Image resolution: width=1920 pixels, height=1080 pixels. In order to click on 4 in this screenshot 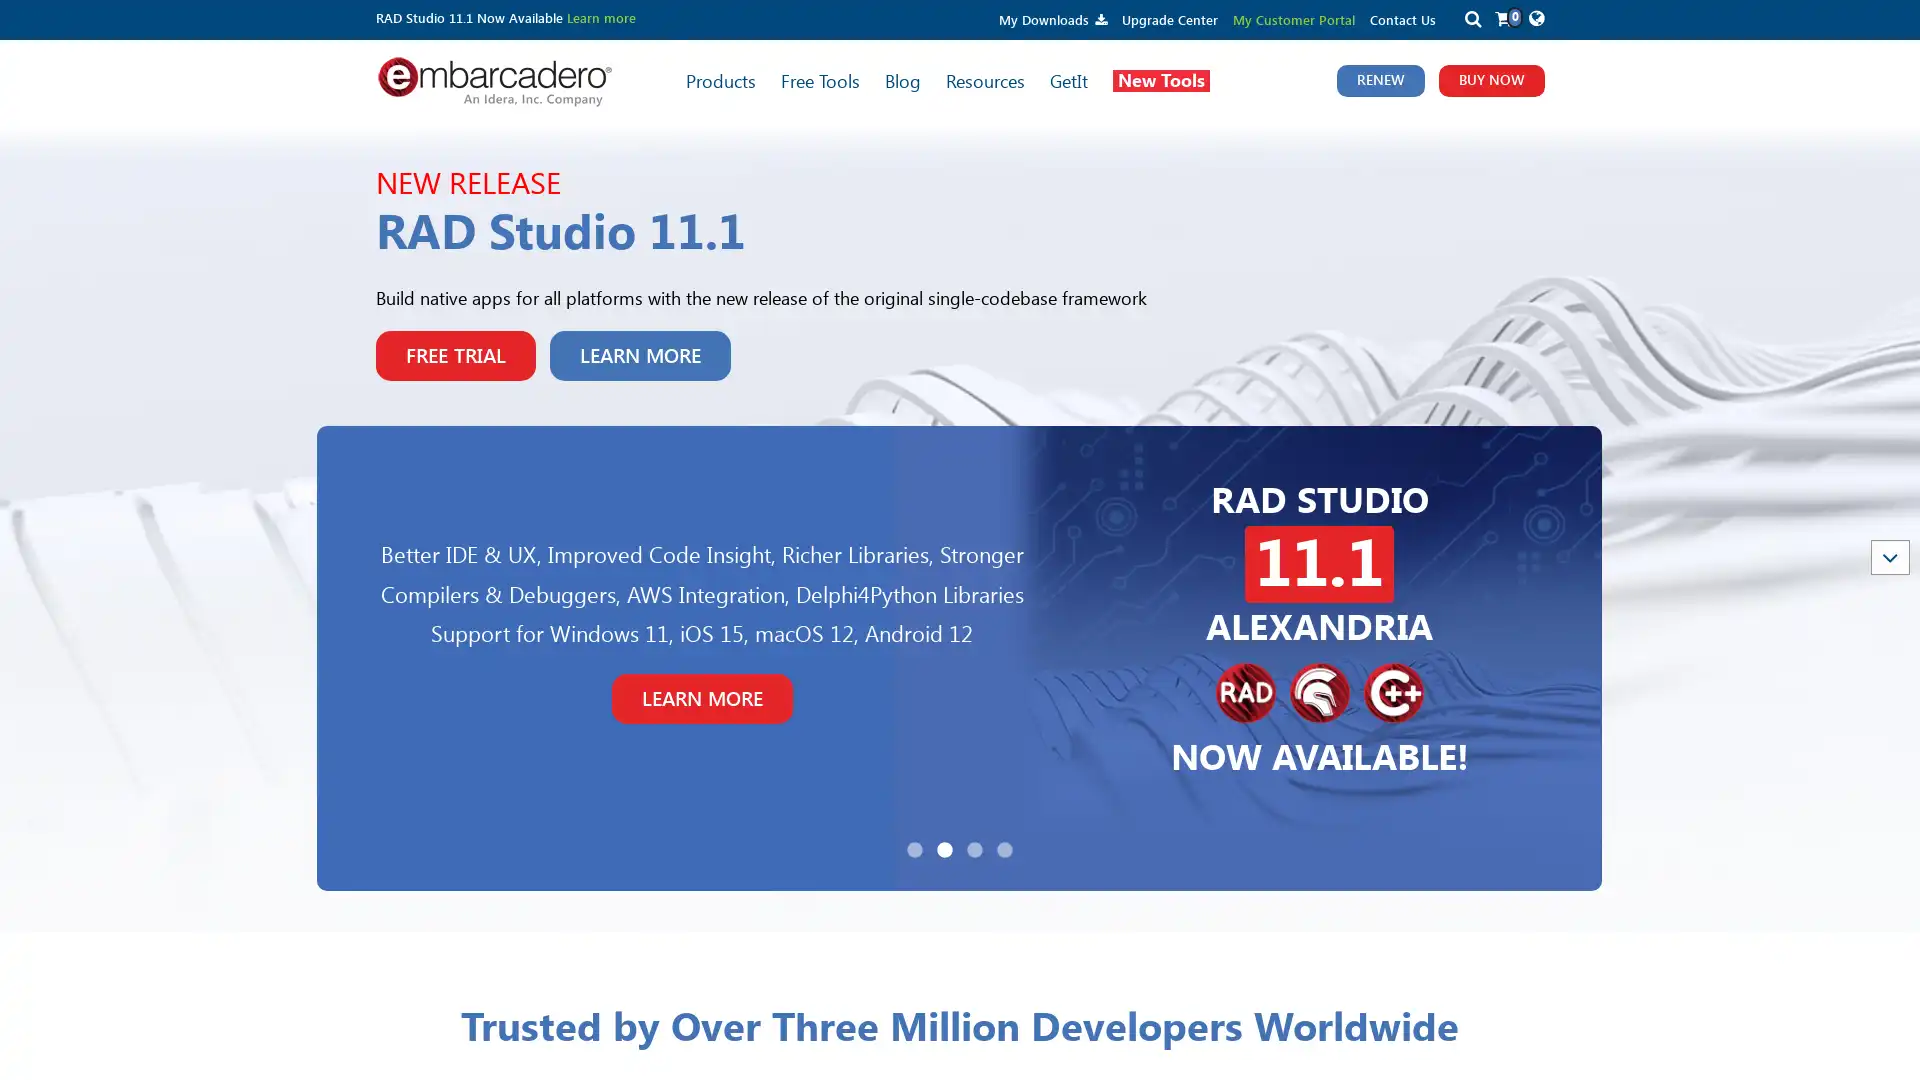, I will do `click(1004, 849)`.